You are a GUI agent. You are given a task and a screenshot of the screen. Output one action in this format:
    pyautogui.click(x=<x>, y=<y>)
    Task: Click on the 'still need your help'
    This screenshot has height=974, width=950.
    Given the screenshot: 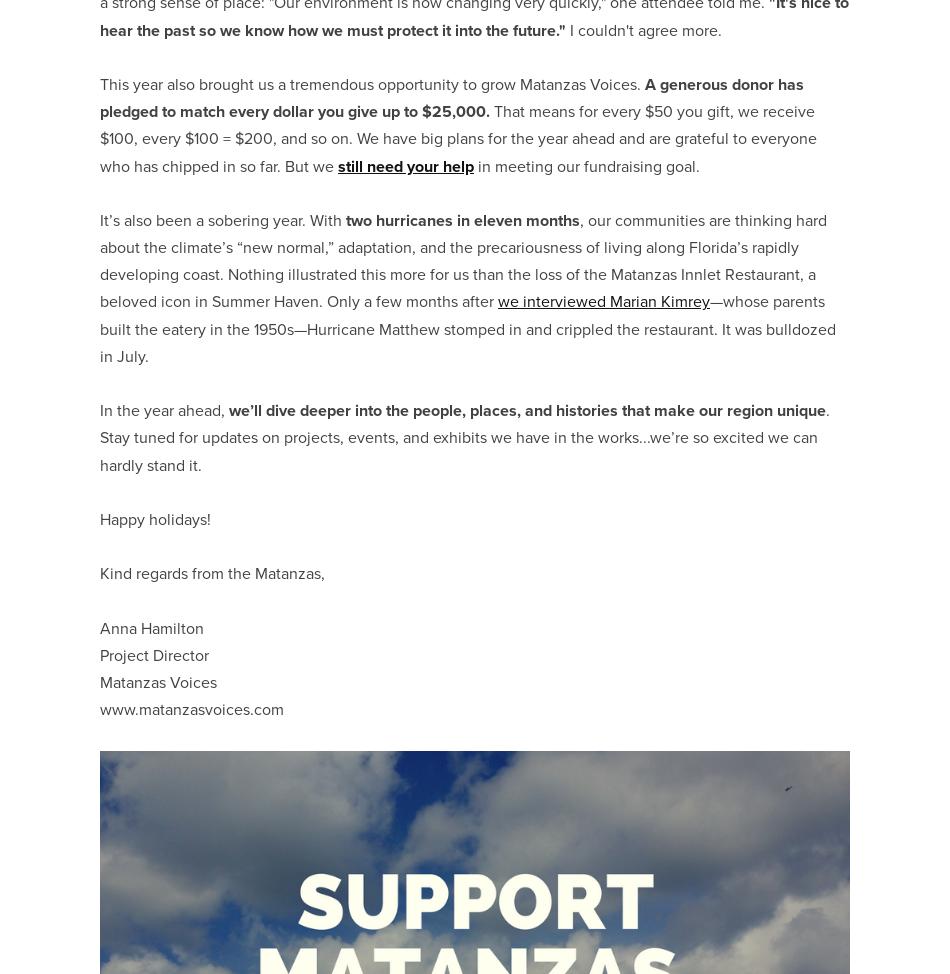 What is the action you would take?
    pyautogui.click(x=405, y=165)
    